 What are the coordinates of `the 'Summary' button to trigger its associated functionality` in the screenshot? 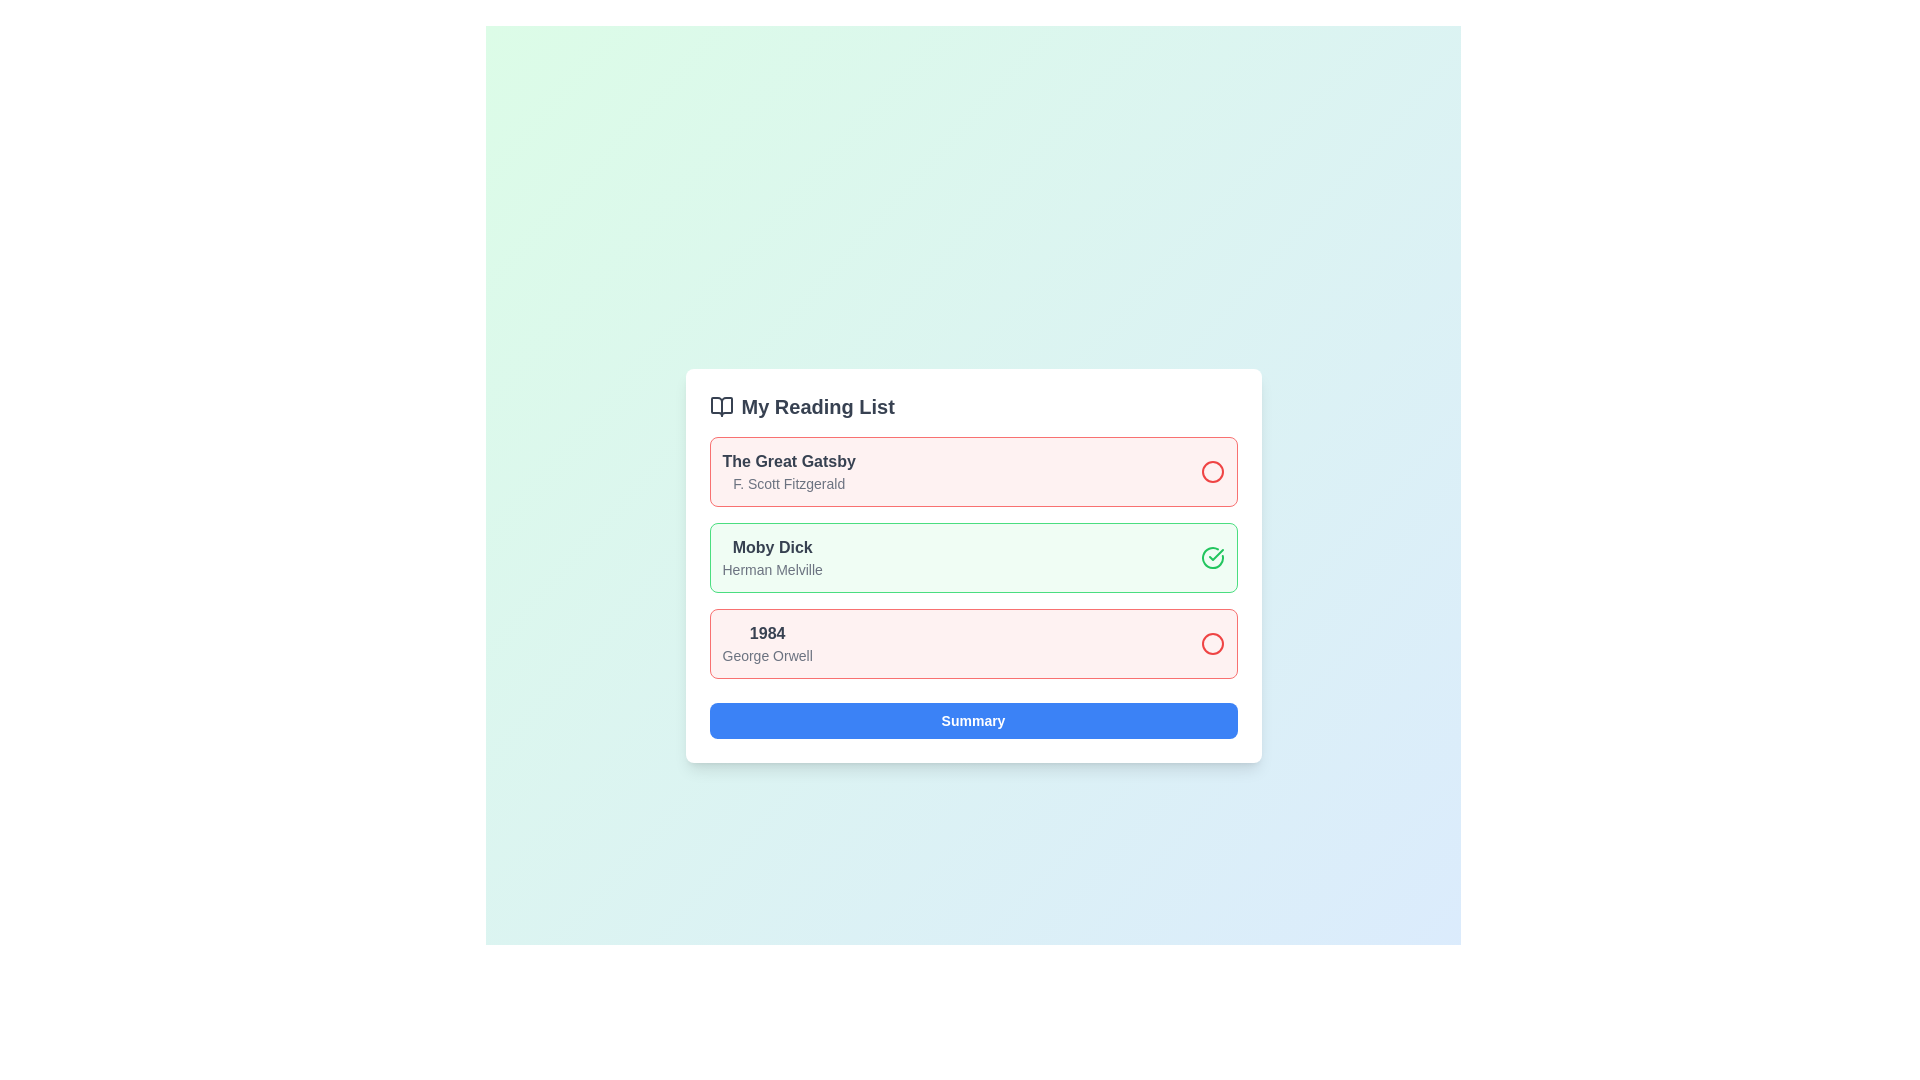 It's located at (973, 721).